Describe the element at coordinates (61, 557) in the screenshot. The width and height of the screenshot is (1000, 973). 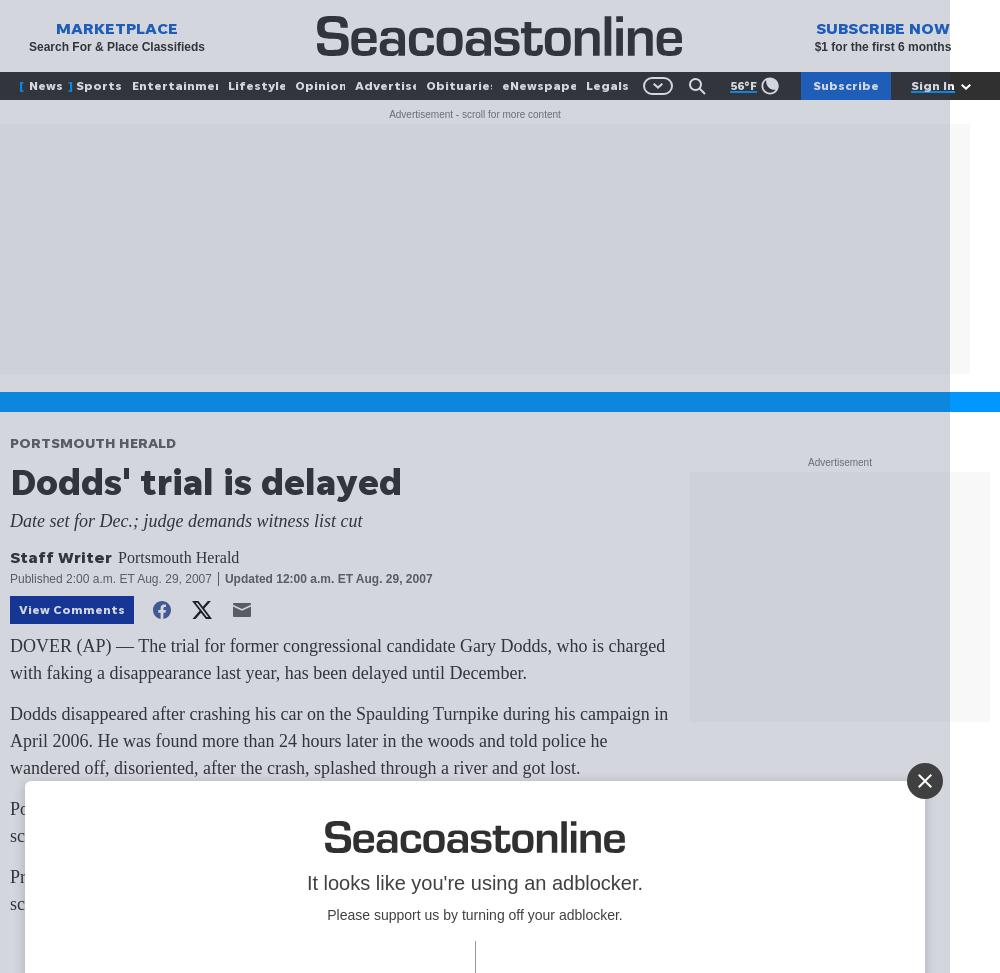
I see `'Staff Writer'` at that location.